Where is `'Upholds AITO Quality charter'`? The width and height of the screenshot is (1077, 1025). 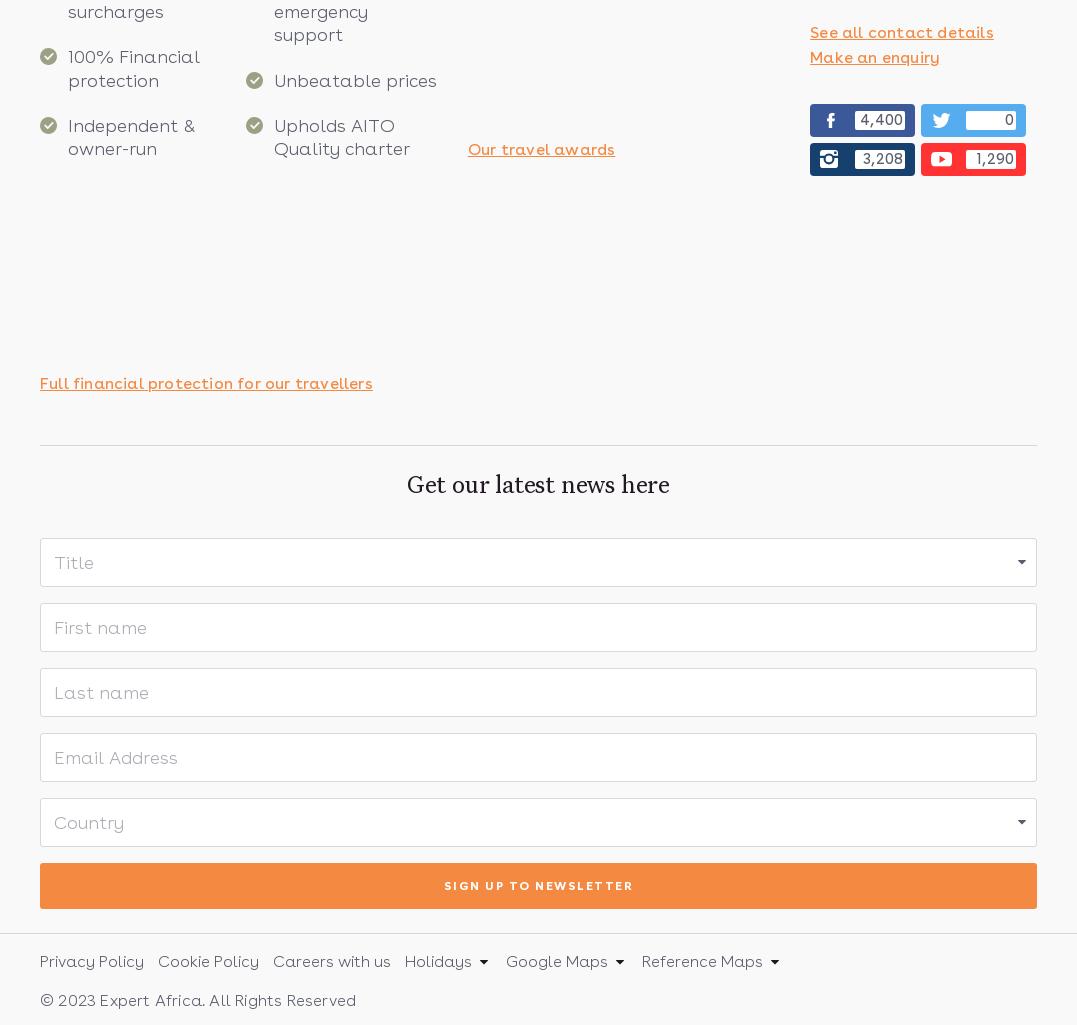
'Upholds AITO Quality charter' is located at coordinates (340, 136).